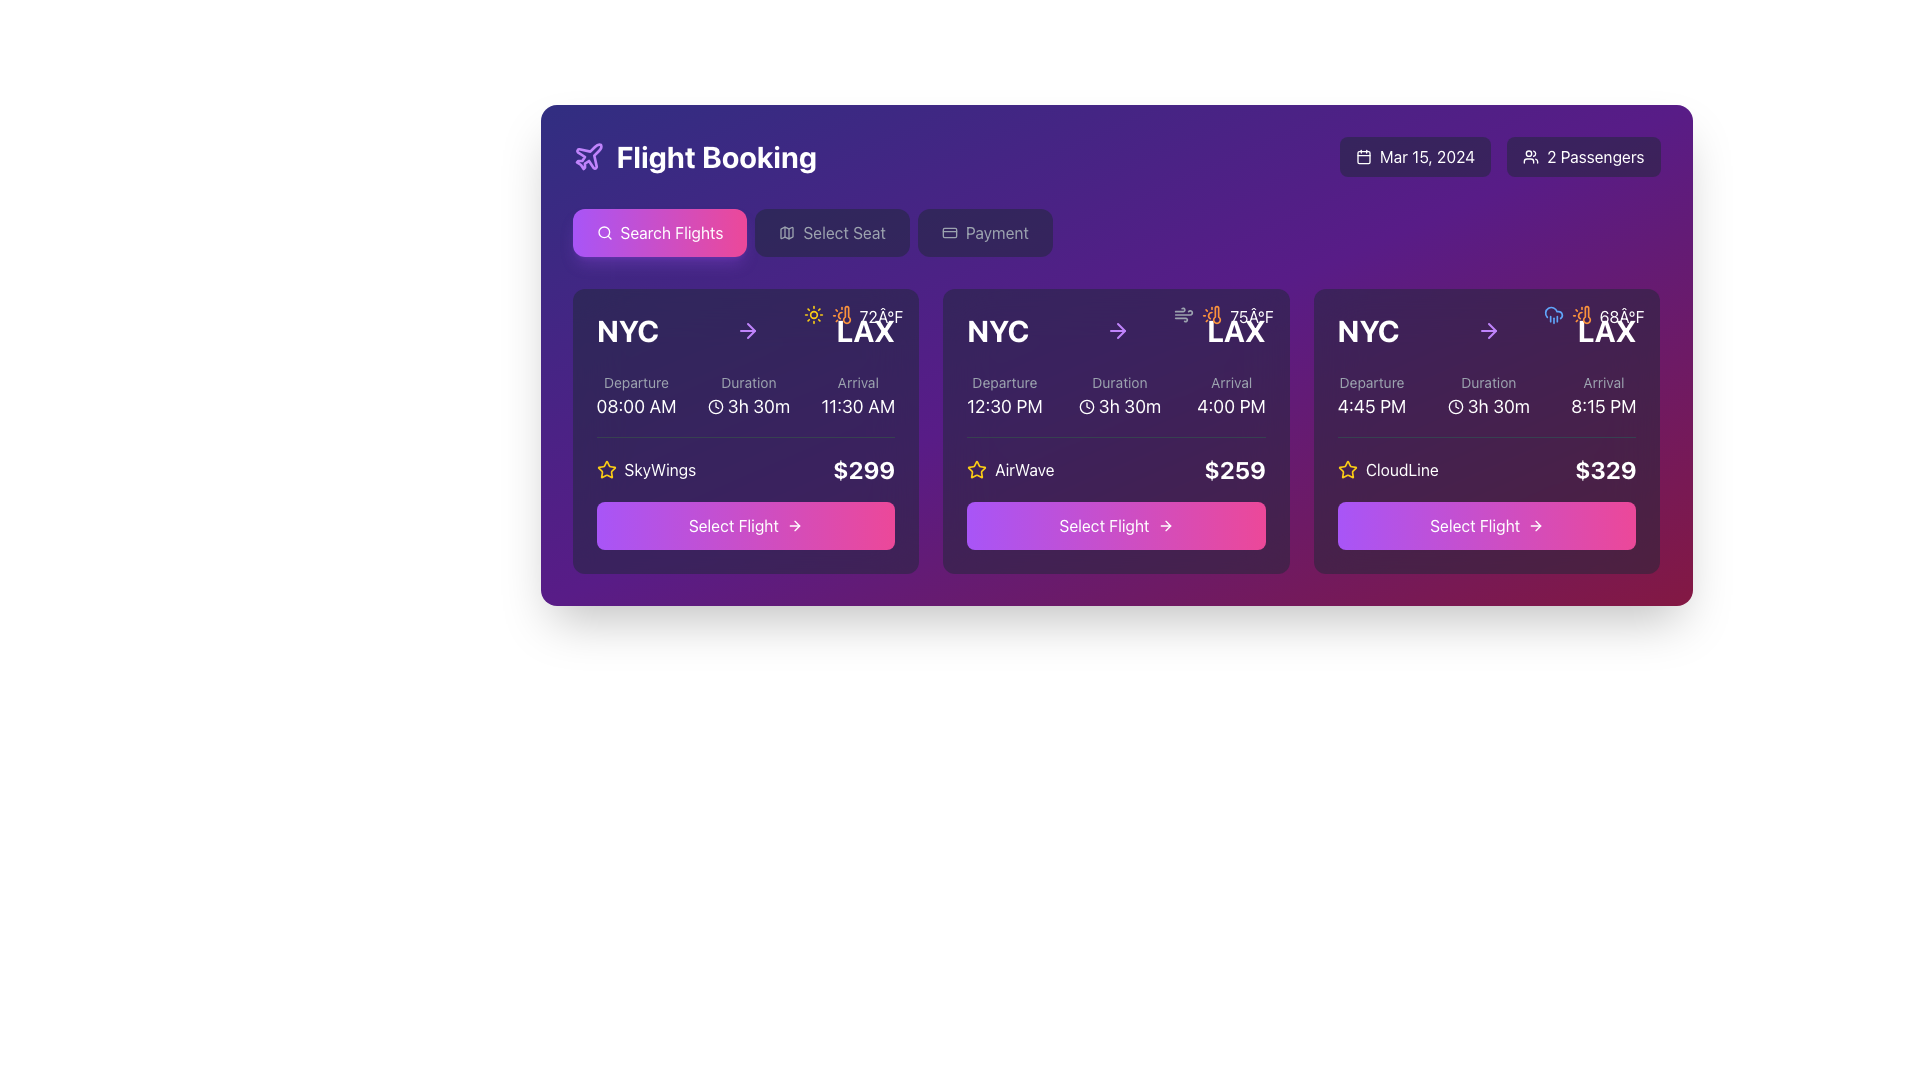 This screenshot has height=1080, width=1920. I want to click on airline name element, which is located in the bottom-left section of the first flight option card, directly above the price '$299' and the 'Select Flight' button, so click(646, 470).